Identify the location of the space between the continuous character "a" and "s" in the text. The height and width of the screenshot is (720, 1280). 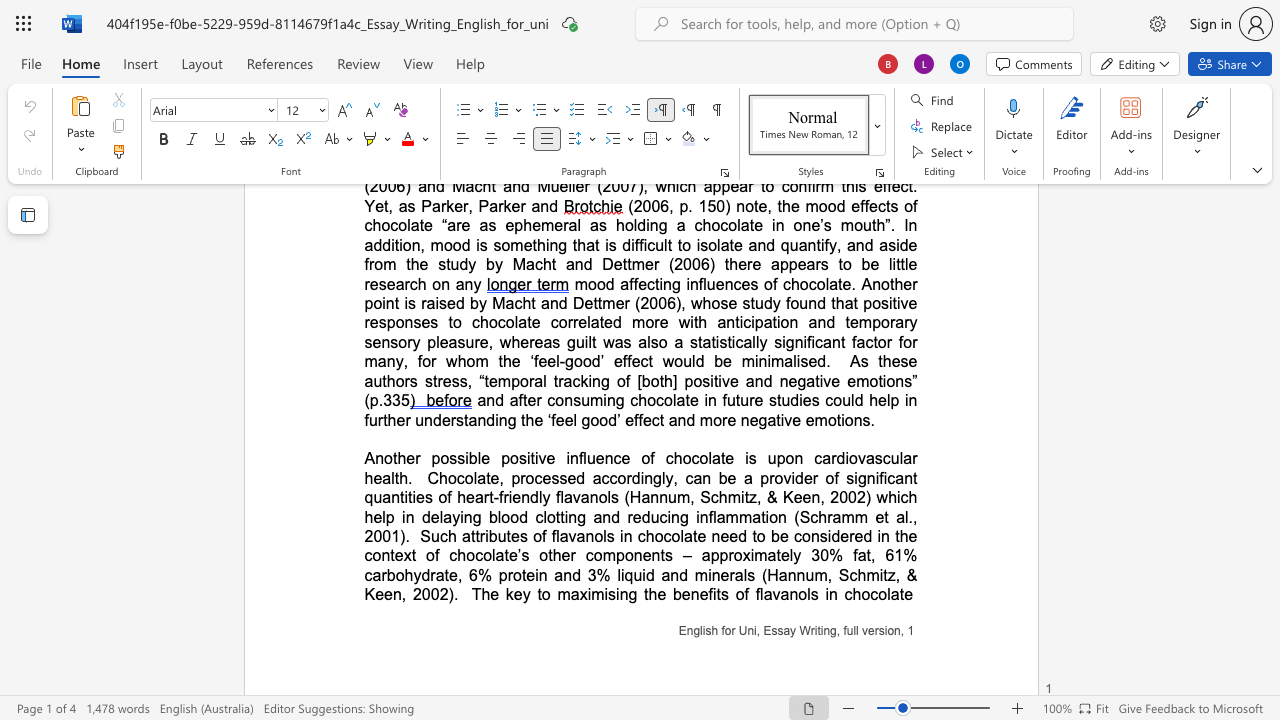
(874, 458).